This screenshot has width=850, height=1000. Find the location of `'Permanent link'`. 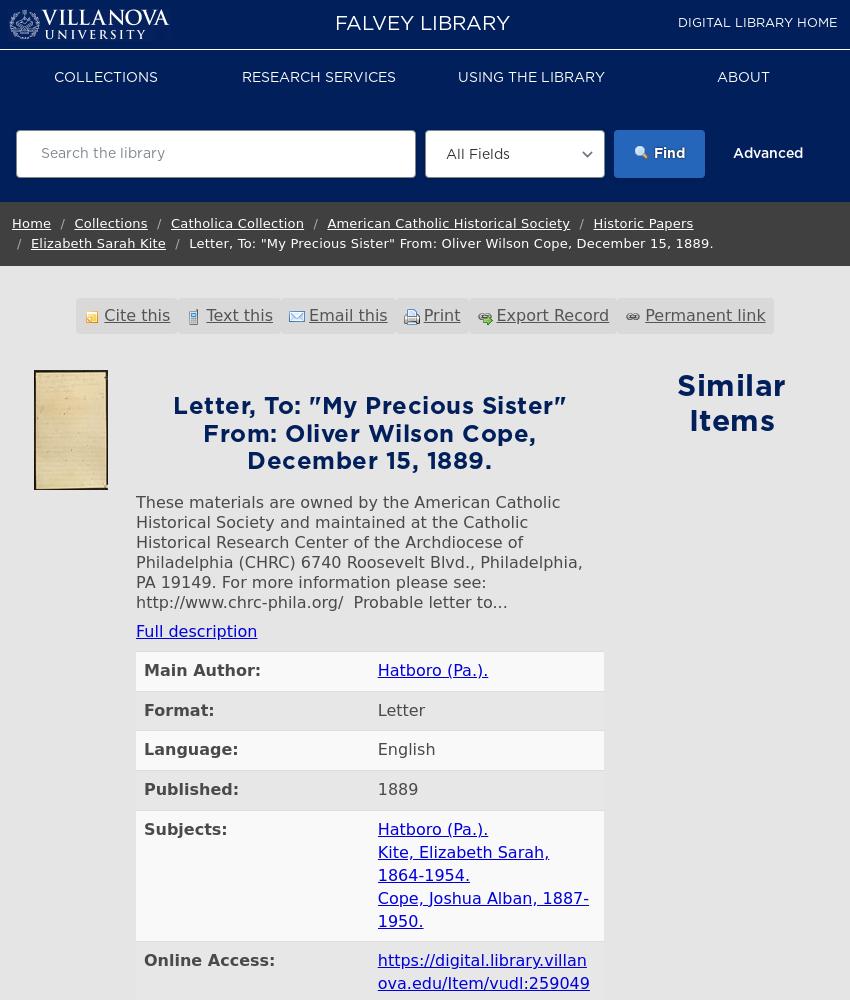

'Permanent link' is located at coordinates (644, 314).